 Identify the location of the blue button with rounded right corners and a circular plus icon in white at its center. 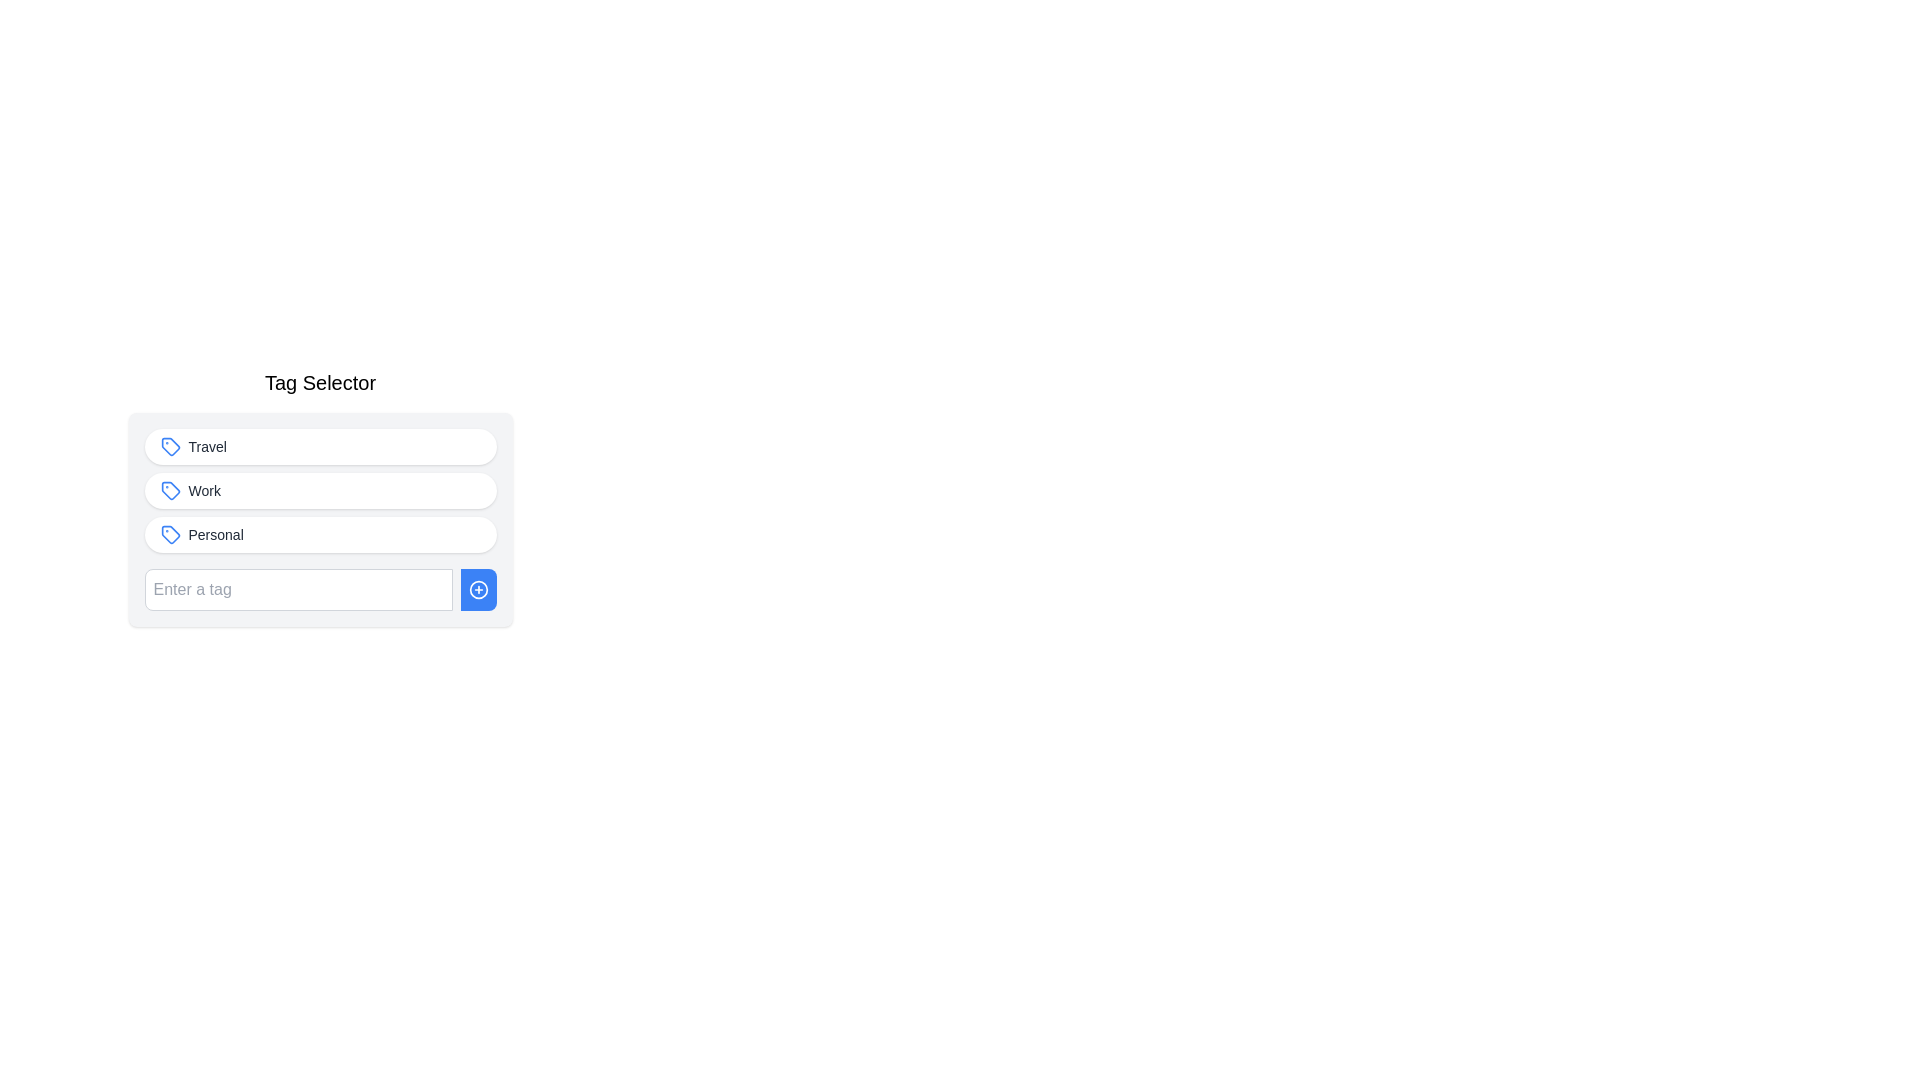
(477, 589).